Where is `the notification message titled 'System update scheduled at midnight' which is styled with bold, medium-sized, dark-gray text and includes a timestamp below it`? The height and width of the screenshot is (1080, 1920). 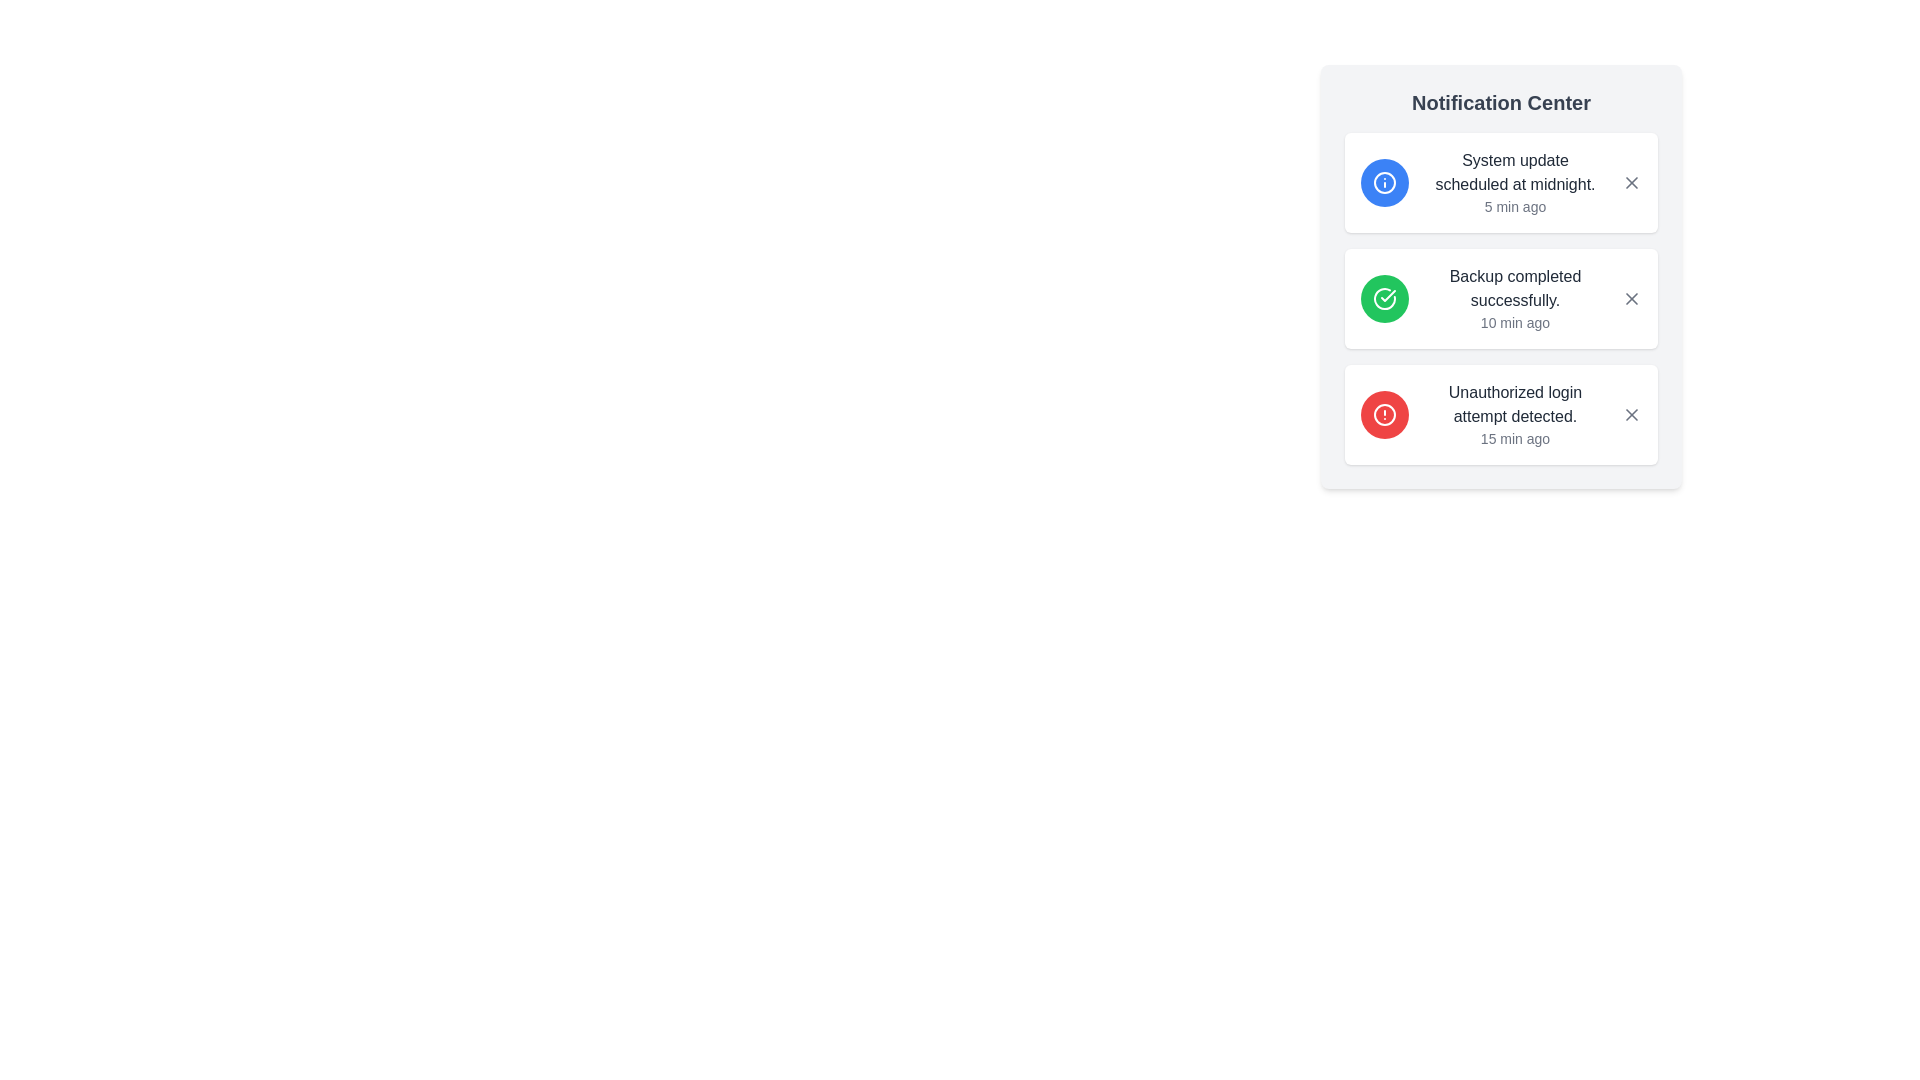
the notification message titled 'System update scheduled at midnight' which is styled with bold, medium-sized, dark-gray text and includes a timestamp below it is located at coordinates (1515, 182).